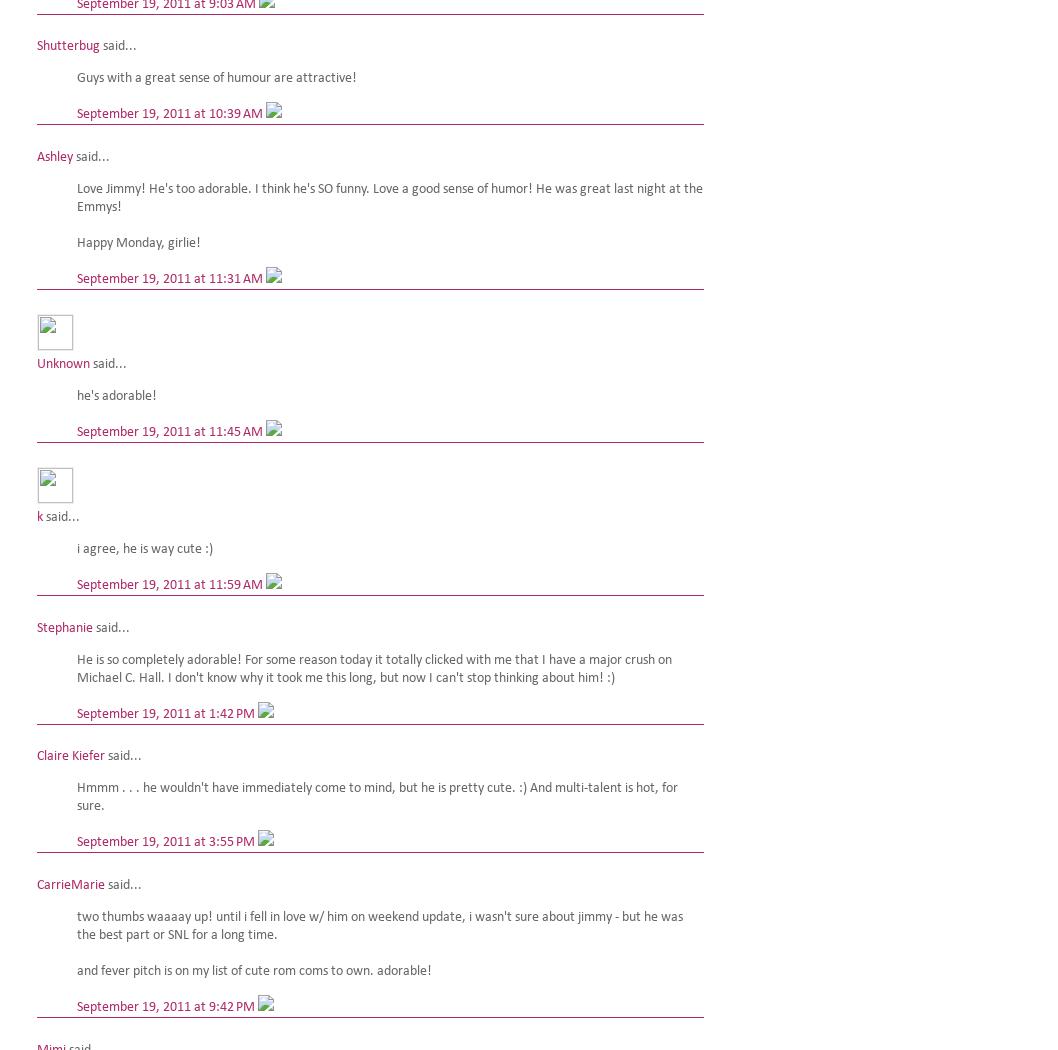  Describe the element at coordinates (39, 515) in the screenshot. I see `'k'` at that location.